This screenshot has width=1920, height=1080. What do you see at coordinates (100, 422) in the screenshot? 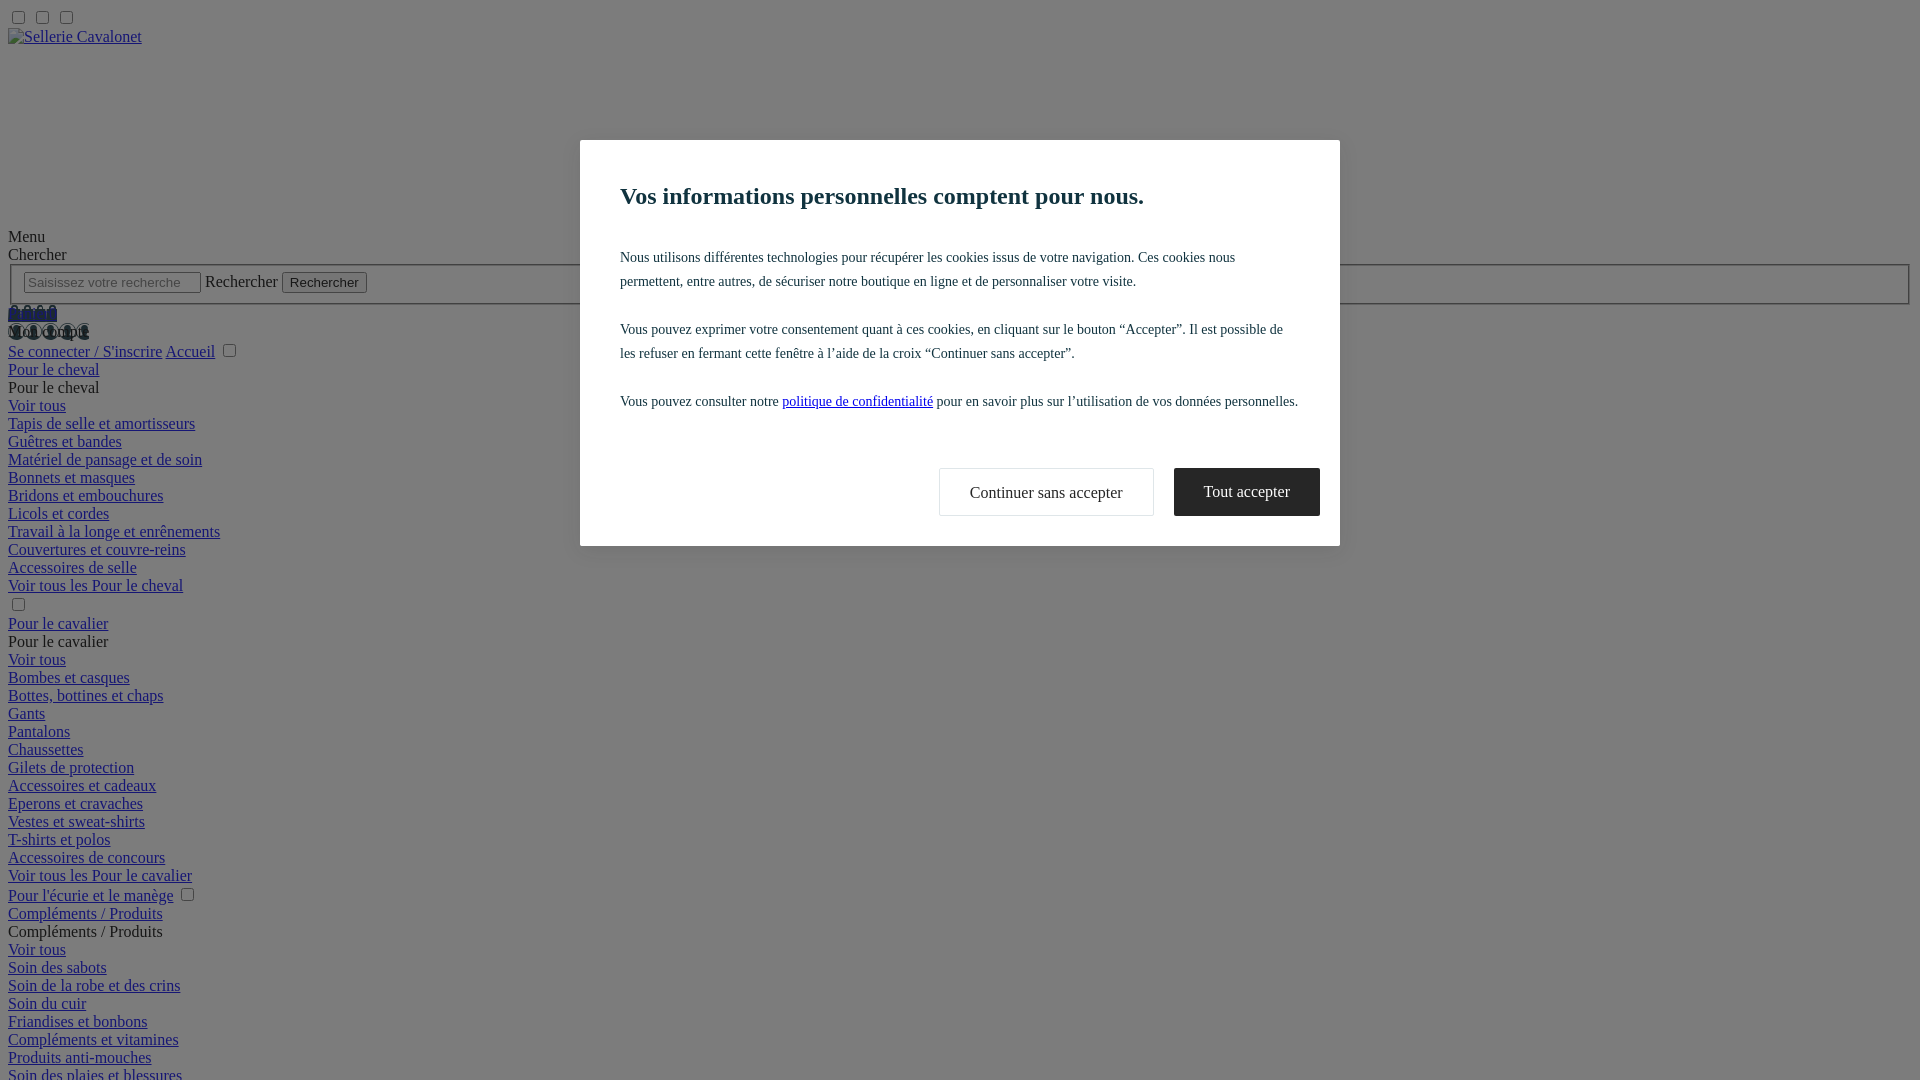
I see `'Tapis de selle et amortisseurs'` at bounding box center [100, 422].